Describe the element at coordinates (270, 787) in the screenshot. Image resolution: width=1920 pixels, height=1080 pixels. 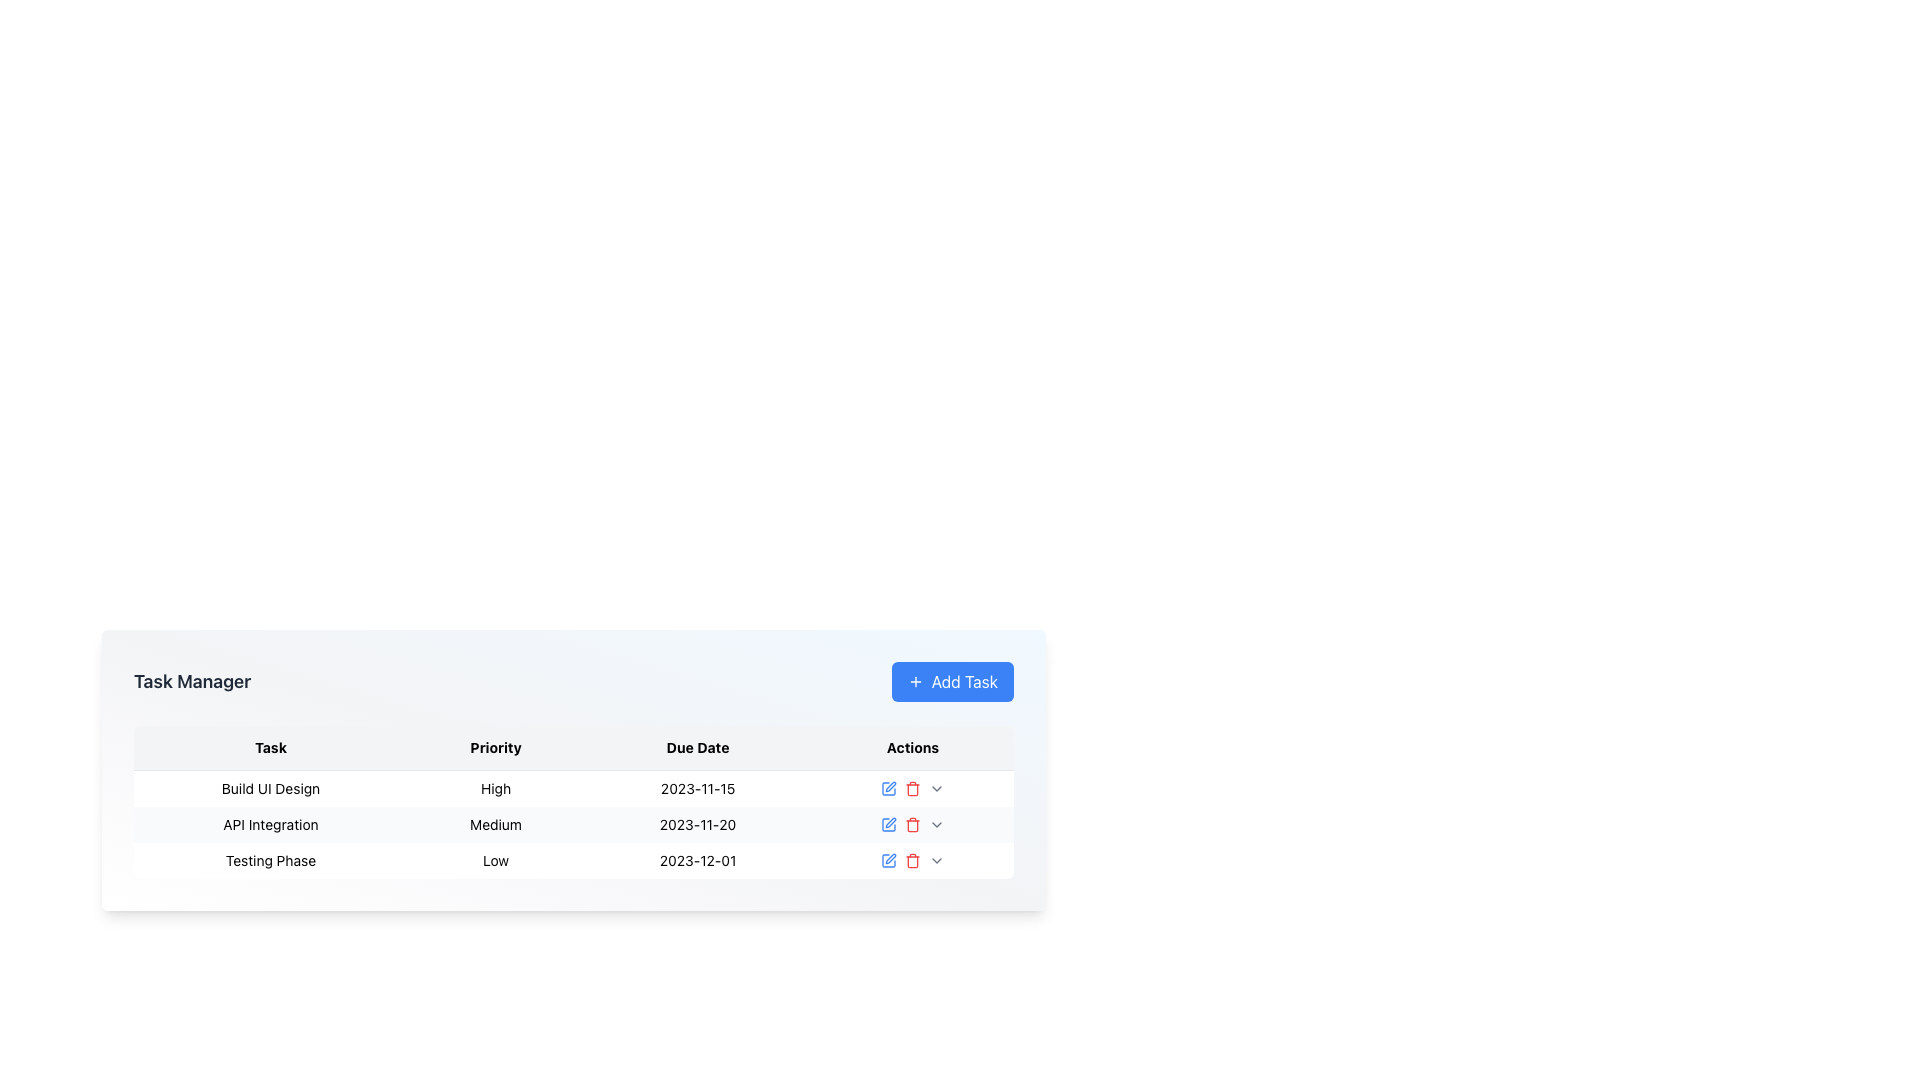
I see `the text label displaying 'Build UI Design' which is located in the first item of the 'Task' column in the table` at that location.